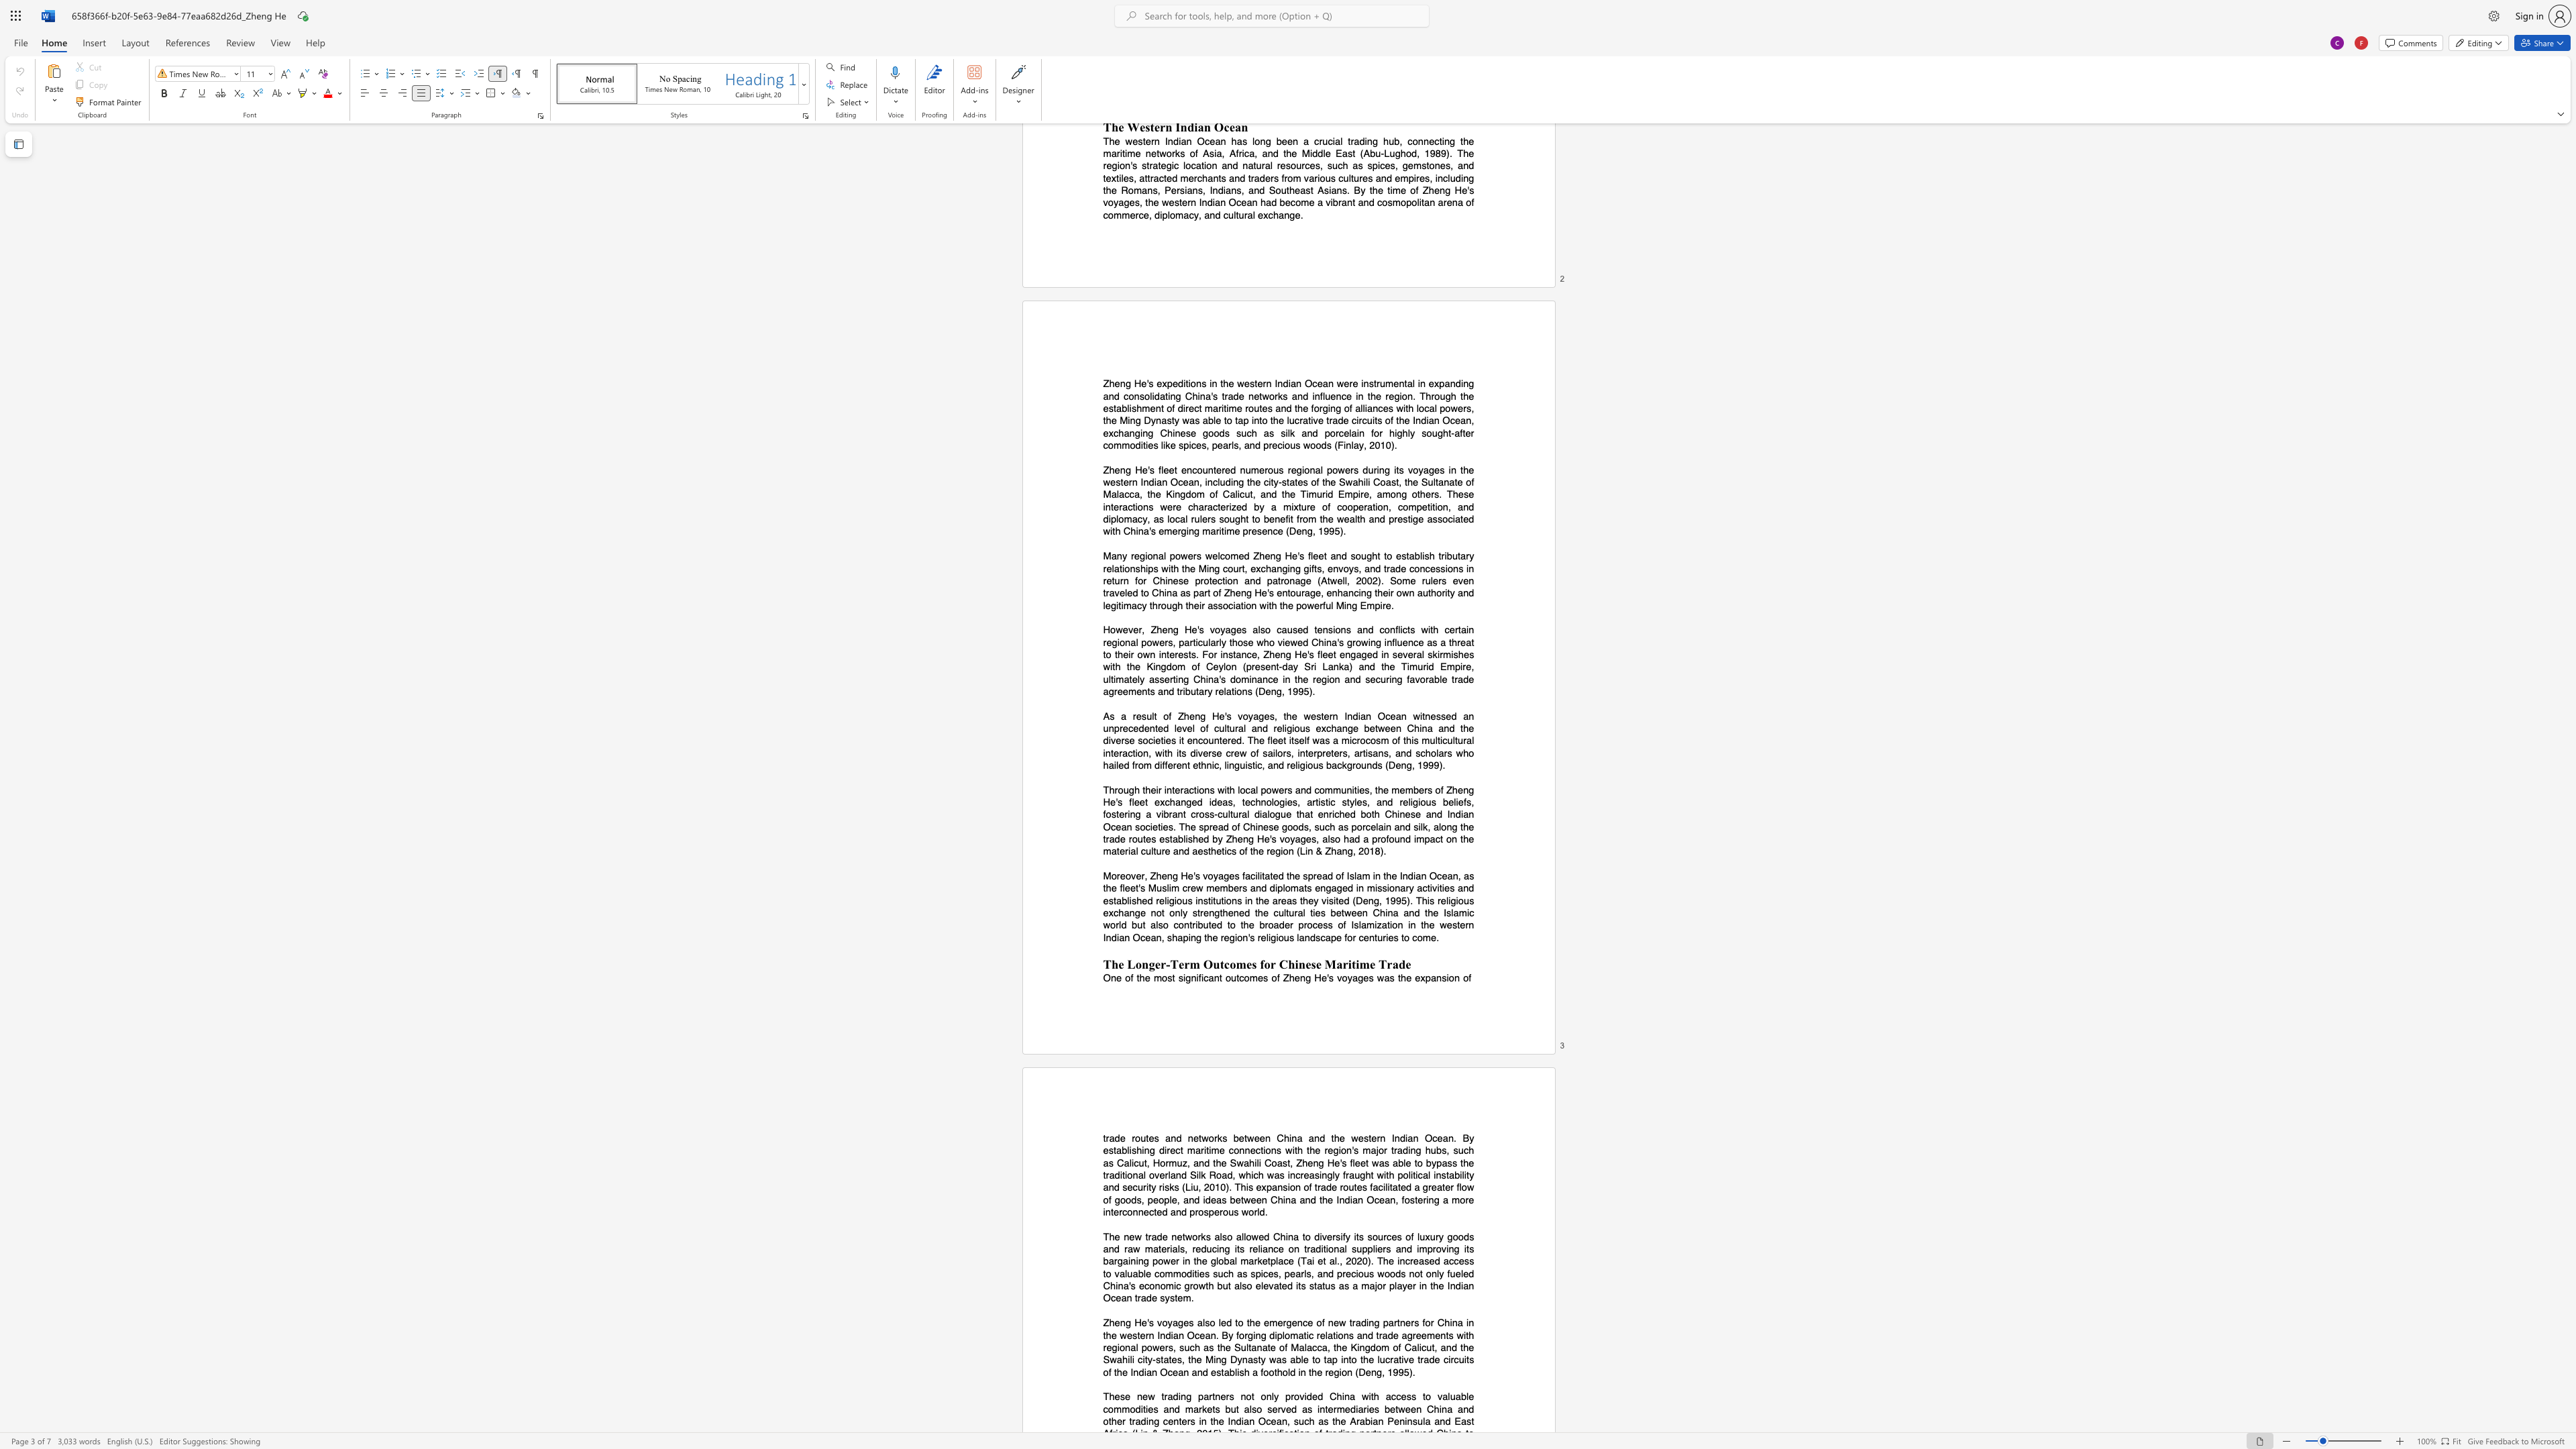  Describe the element at coordinates (1434, 1359) in the screenshot. I see `the space between the continuous character "d" and "e" in the text` at that location.